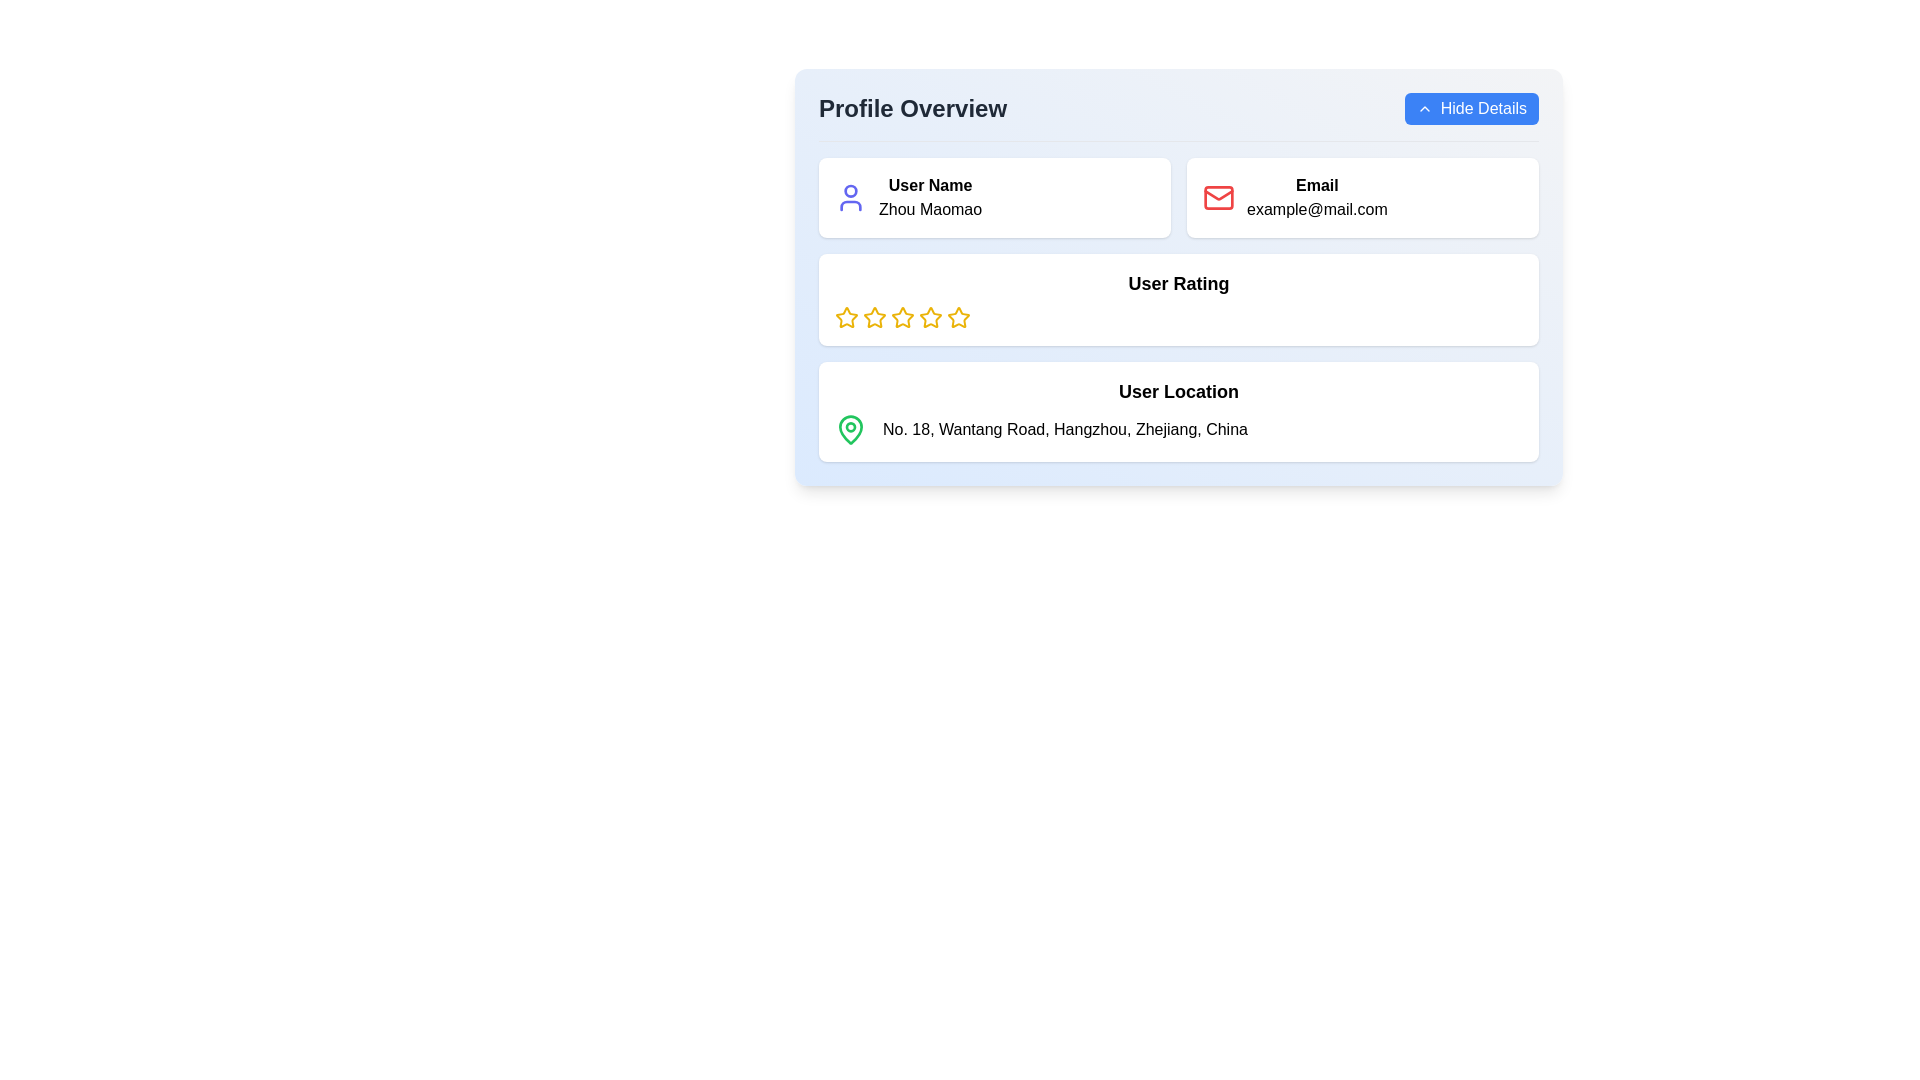  What do you see at coordinates (1218, 197) in the screenshot?
I see `the email icon located in the top-right segment of the white card section titled 'Email', which visually represents email-related information` at bounding box center [1218, 197].